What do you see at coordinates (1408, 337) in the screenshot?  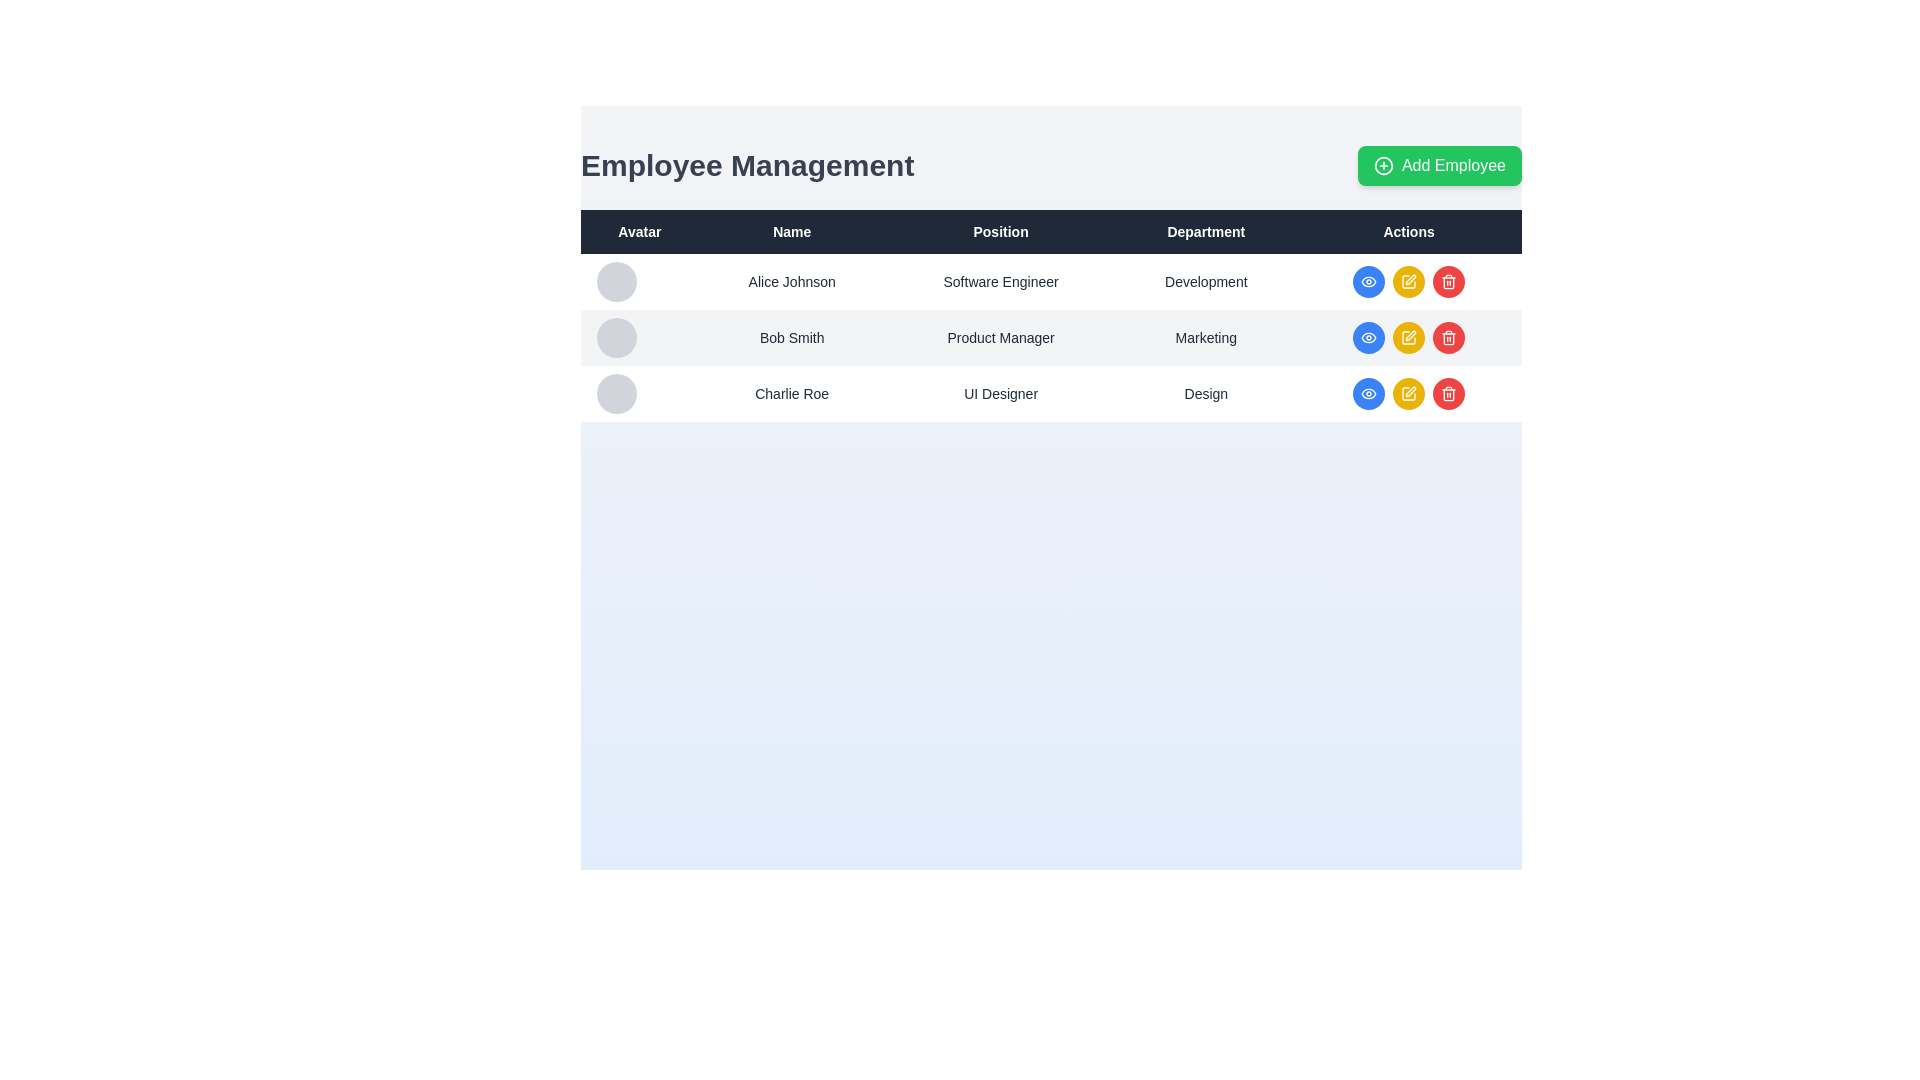 I see `the yellow circular button with a white pen icon located in the Actions column of the second row in the table to initiate editing` at bounding box center [1408, 337].